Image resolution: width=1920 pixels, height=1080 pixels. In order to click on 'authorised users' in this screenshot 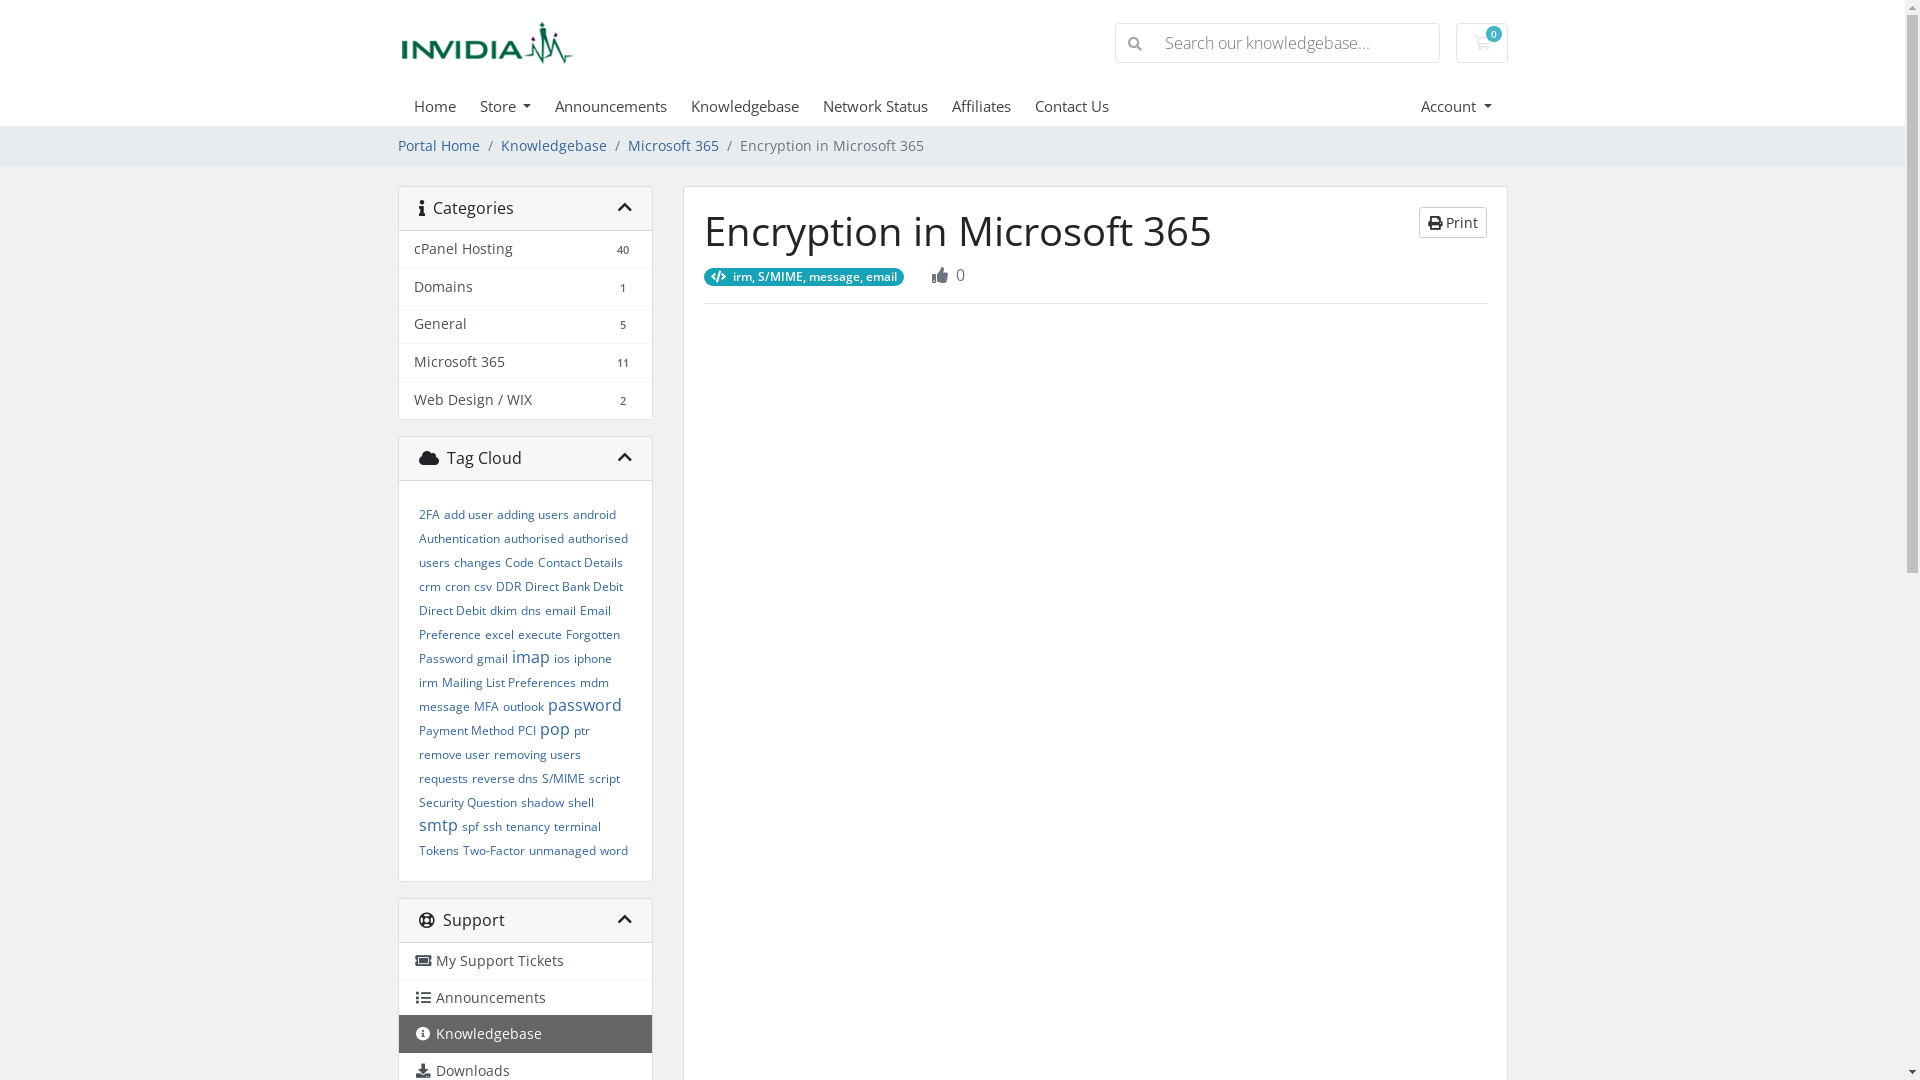, I will do `click(522, 550)`.